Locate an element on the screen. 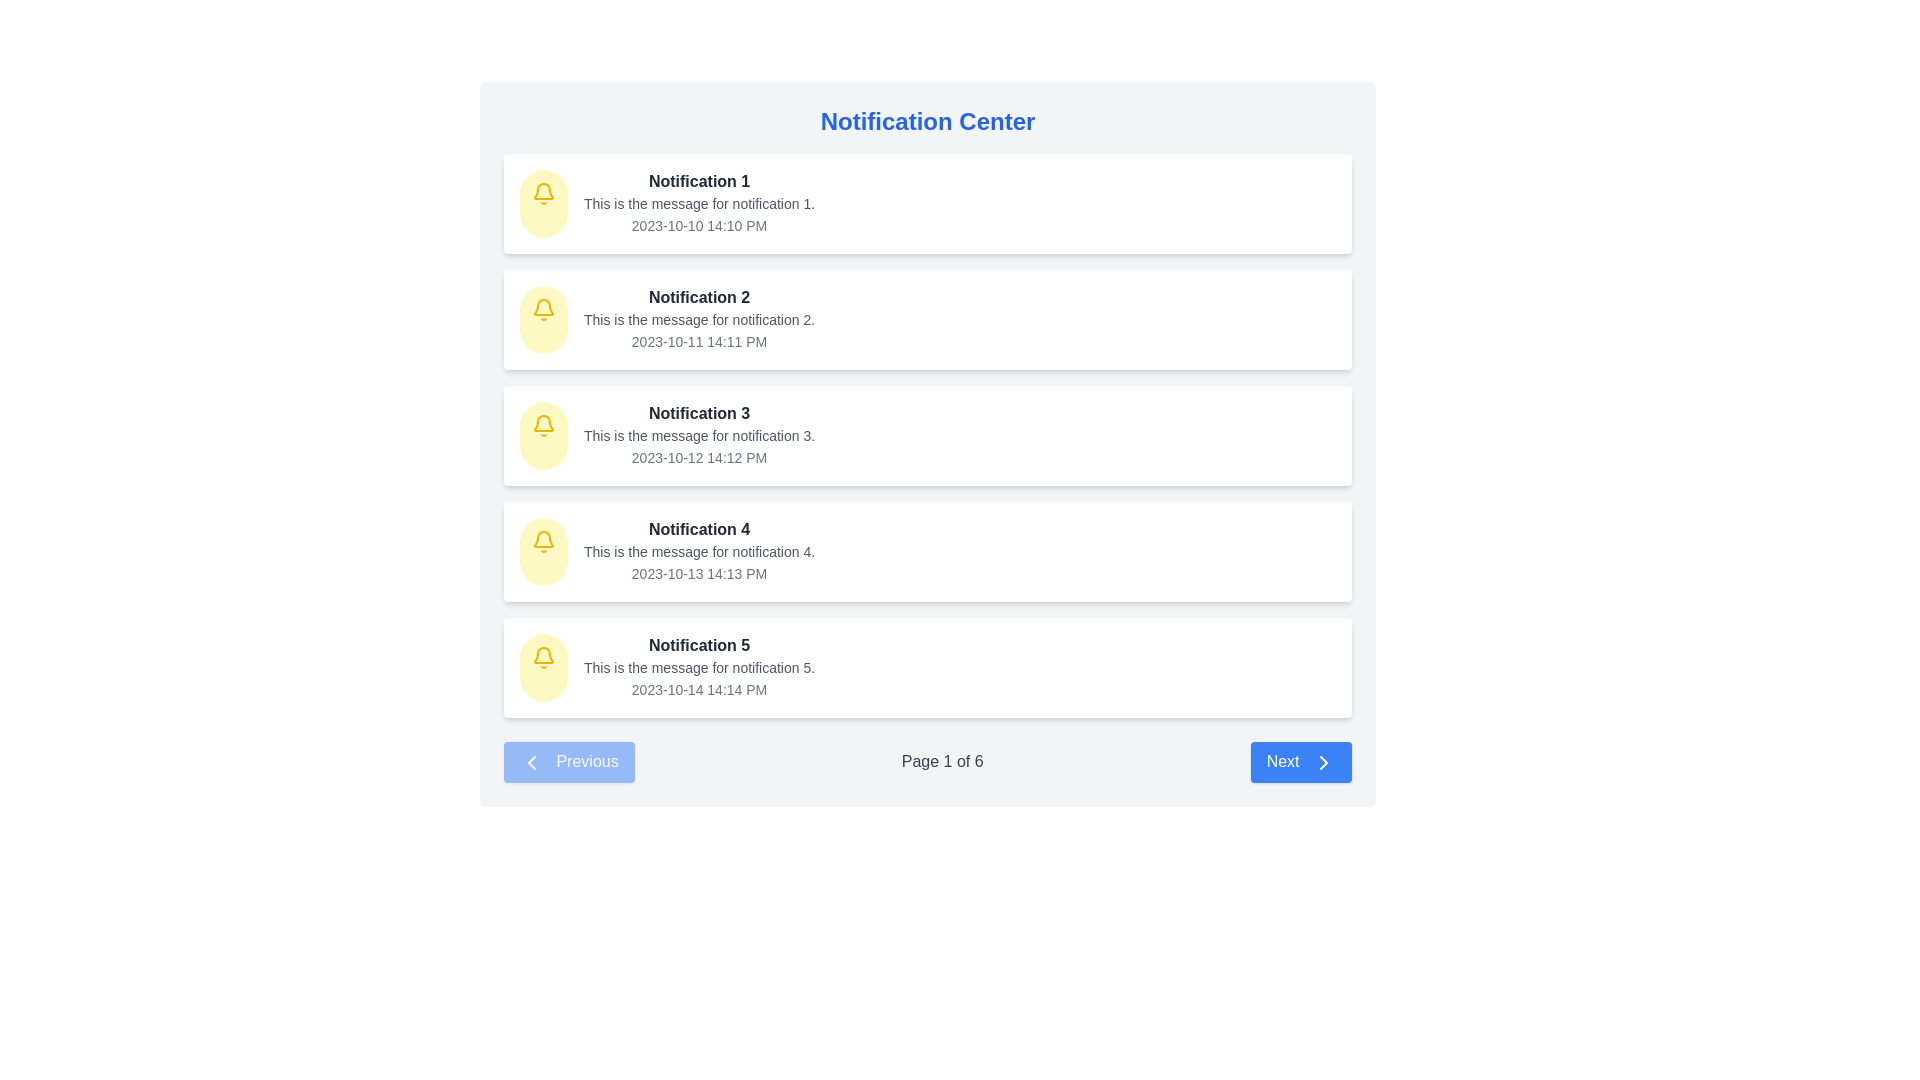  circular bell icon with a yellow background located at the leftmost portion of the Notification 1 card by using developer tools is located at coordinates (543, 204).